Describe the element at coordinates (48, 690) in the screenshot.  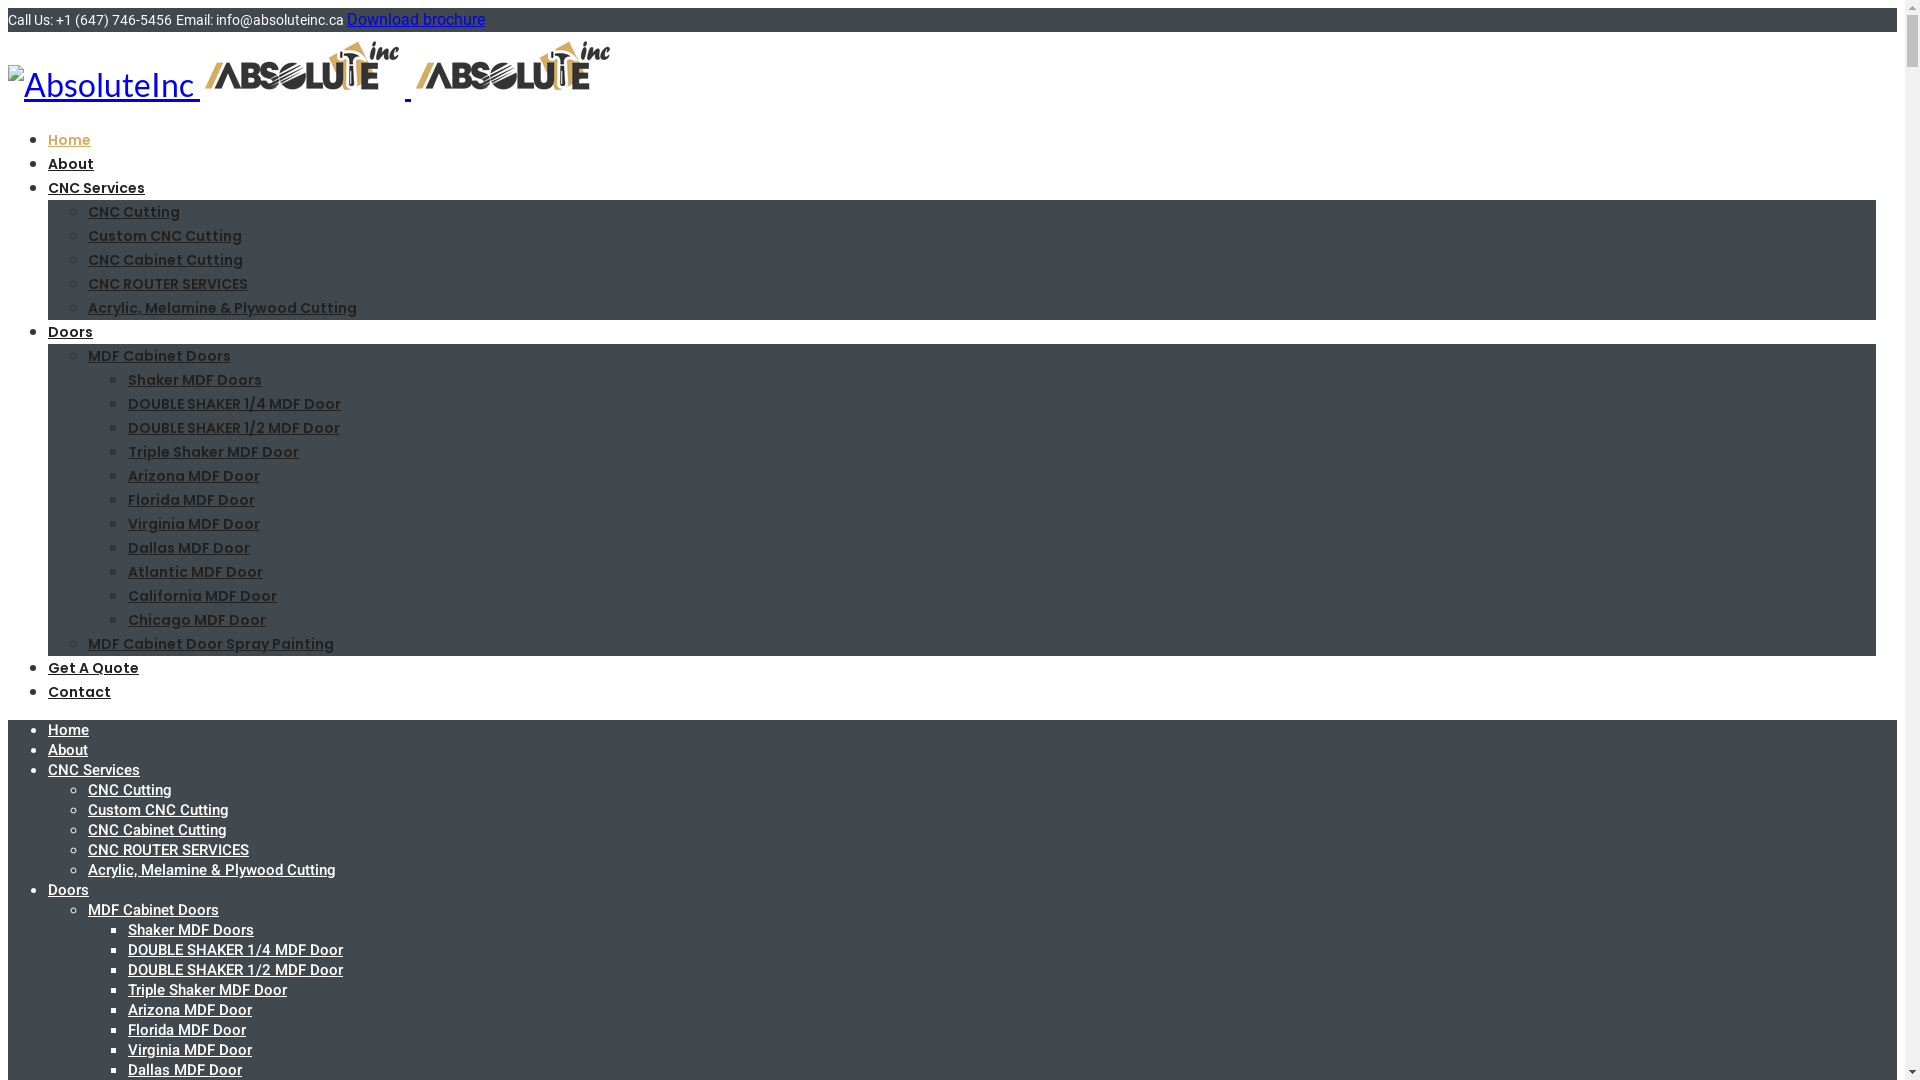
I see `'Contact'` at that location.